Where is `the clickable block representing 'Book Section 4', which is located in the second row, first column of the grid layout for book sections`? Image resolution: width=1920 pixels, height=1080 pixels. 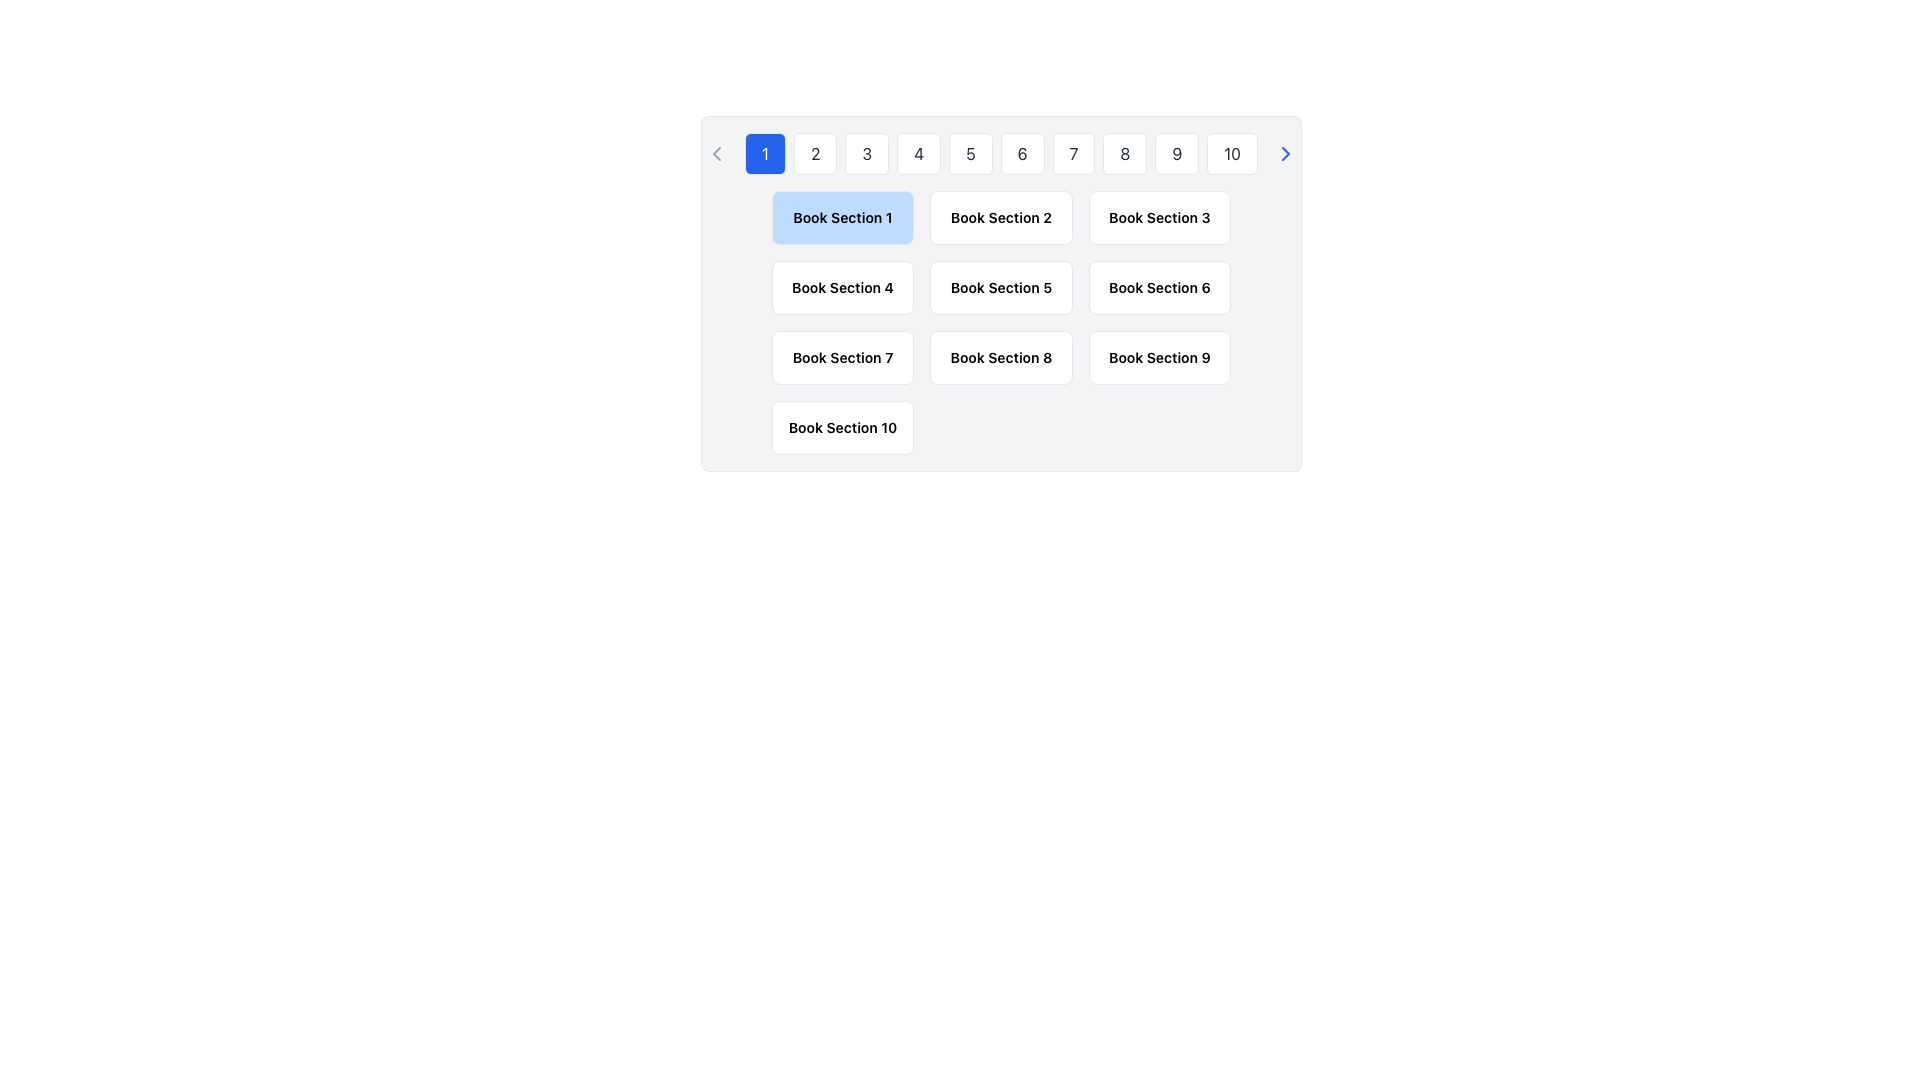 the clickable block representing 'Book Section 4', which is located in the second row, first column of the grid layout for book sections is located at coordinates (843, 288).